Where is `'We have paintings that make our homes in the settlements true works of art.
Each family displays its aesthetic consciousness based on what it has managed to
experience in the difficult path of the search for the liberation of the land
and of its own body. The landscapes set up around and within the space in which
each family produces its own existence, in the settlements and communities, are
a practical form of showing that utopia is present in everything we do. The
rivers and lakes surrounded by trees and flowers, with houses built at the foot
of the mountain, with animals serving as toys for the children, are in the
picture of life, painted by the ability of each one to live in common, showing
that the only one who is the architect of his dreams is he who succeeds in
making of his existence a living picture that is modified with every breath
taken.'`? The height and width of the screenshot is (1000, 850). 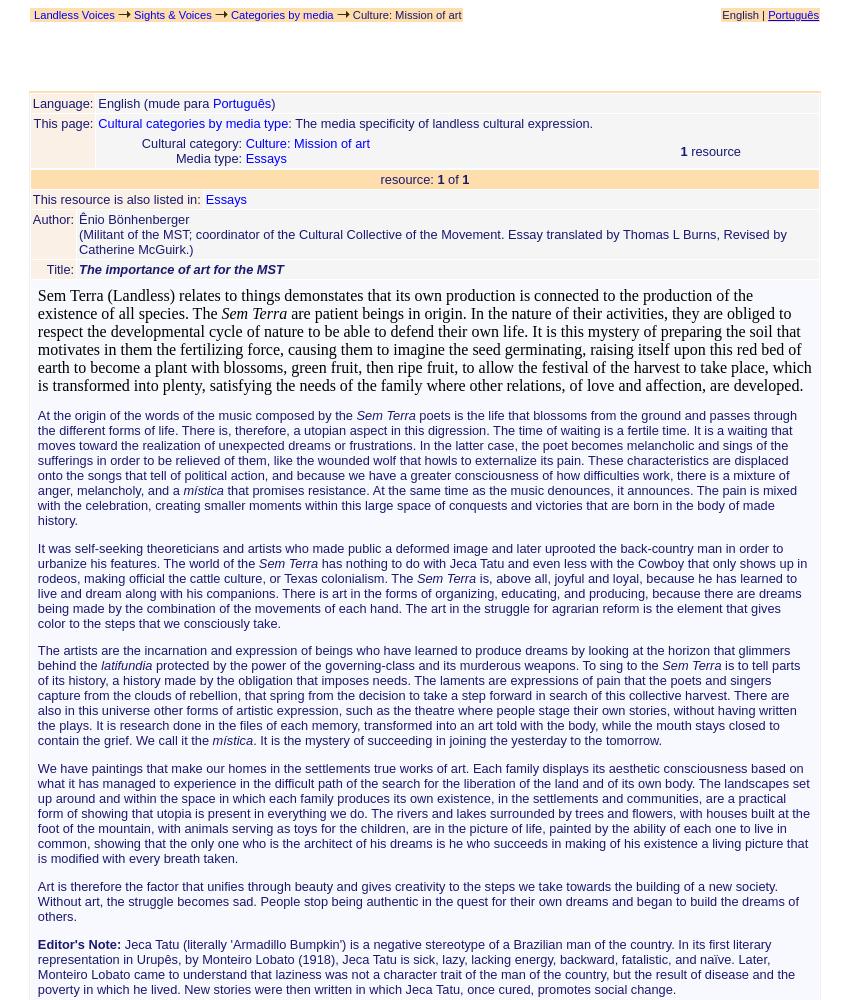 'We have paintings that make our homes in the settlements true works of art.
Each family displays its aesthetic consciousness based on what it has managed to
experience in the difficult path of the search for the liberation of the land
and of its own body. The landscapes set up around and within the space in which
each family produces its own existence, in the settlements and communities, are
a practical form of showing that utopia is present in everything we do. The
rivers and lakes surrounded by trees and flowers, with houses built at the foot
of the mountain, with animals serving as toys for the children, are in the
picture of life, painted by the ability of each one to live in common, showing
that the only one who is the architect of his dreams is he who succeeds in
making of his existence a living picture that is modified with every breath
taken.' is located at coordinates (423, 812).